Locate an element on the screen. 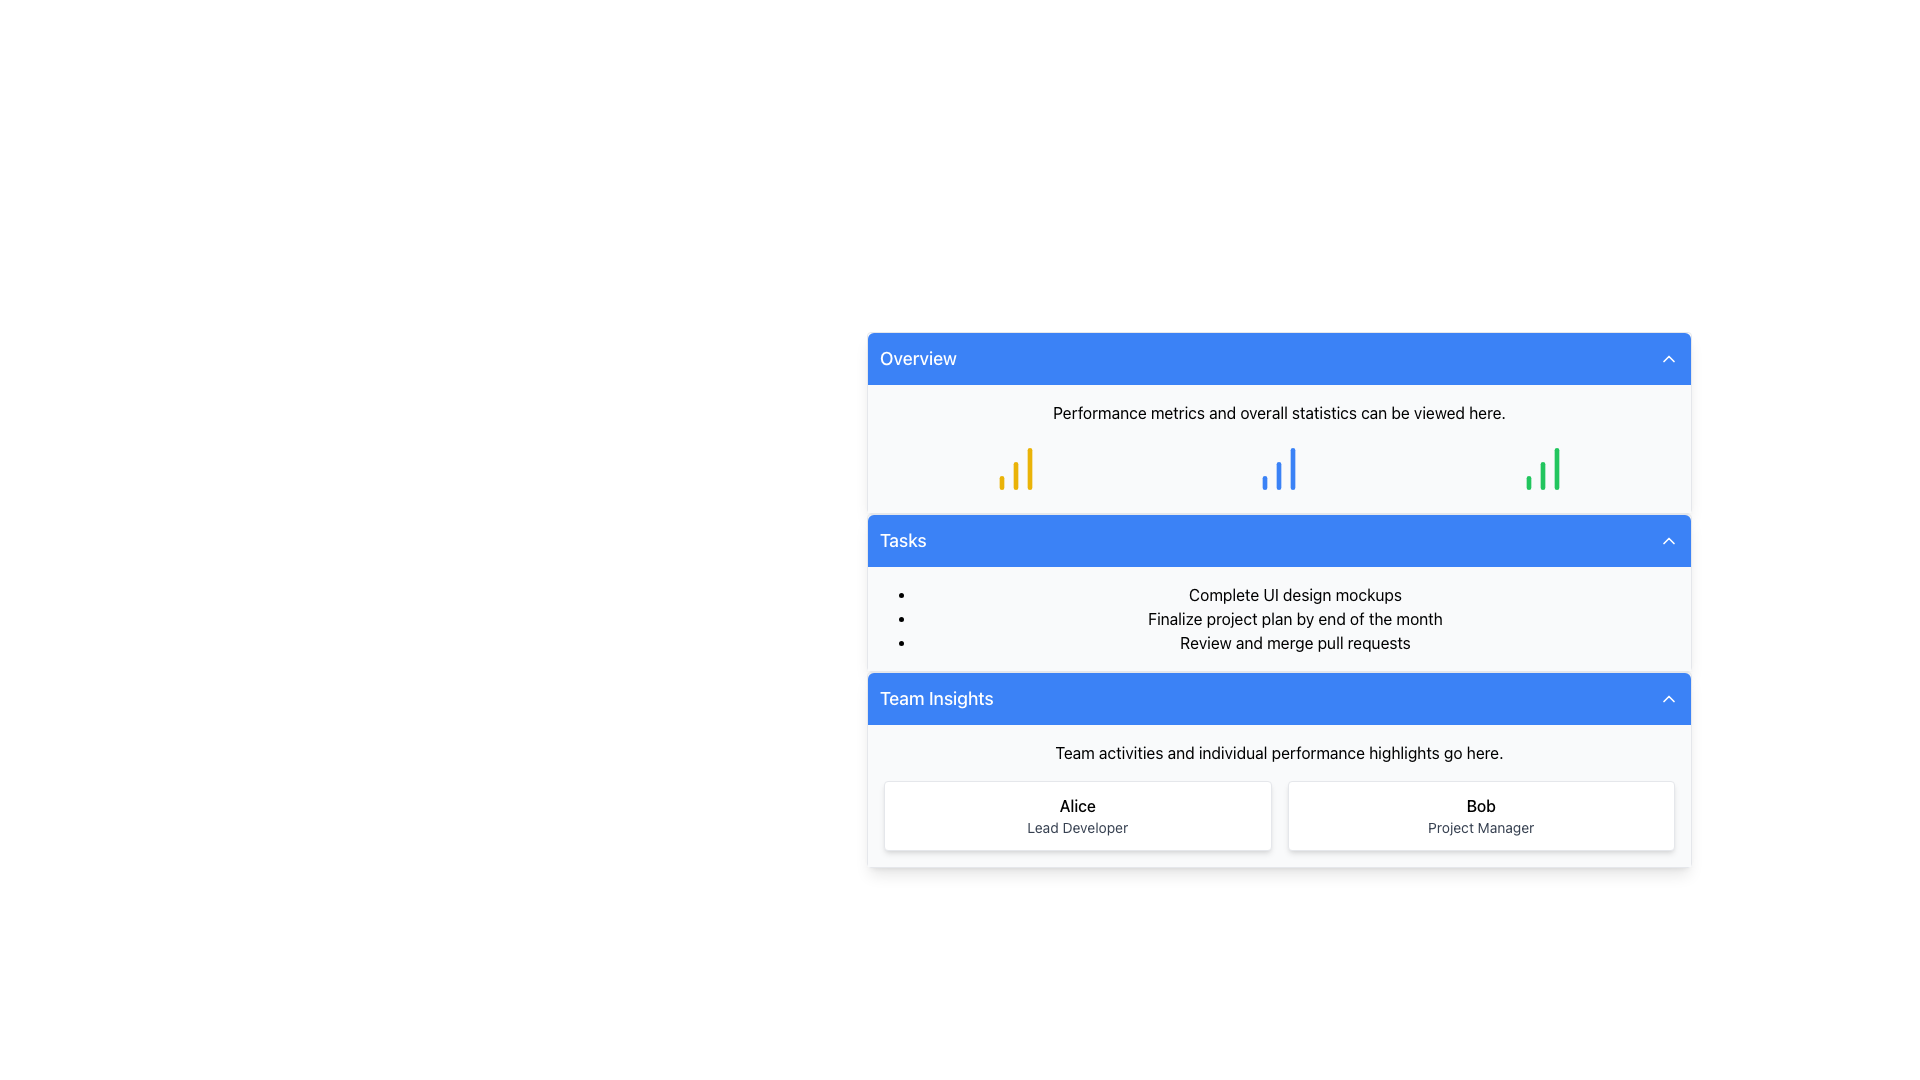  the Text List displaying tasks within the 'Tasks' card, located below the blue header is located at coordinates (1278, 617).